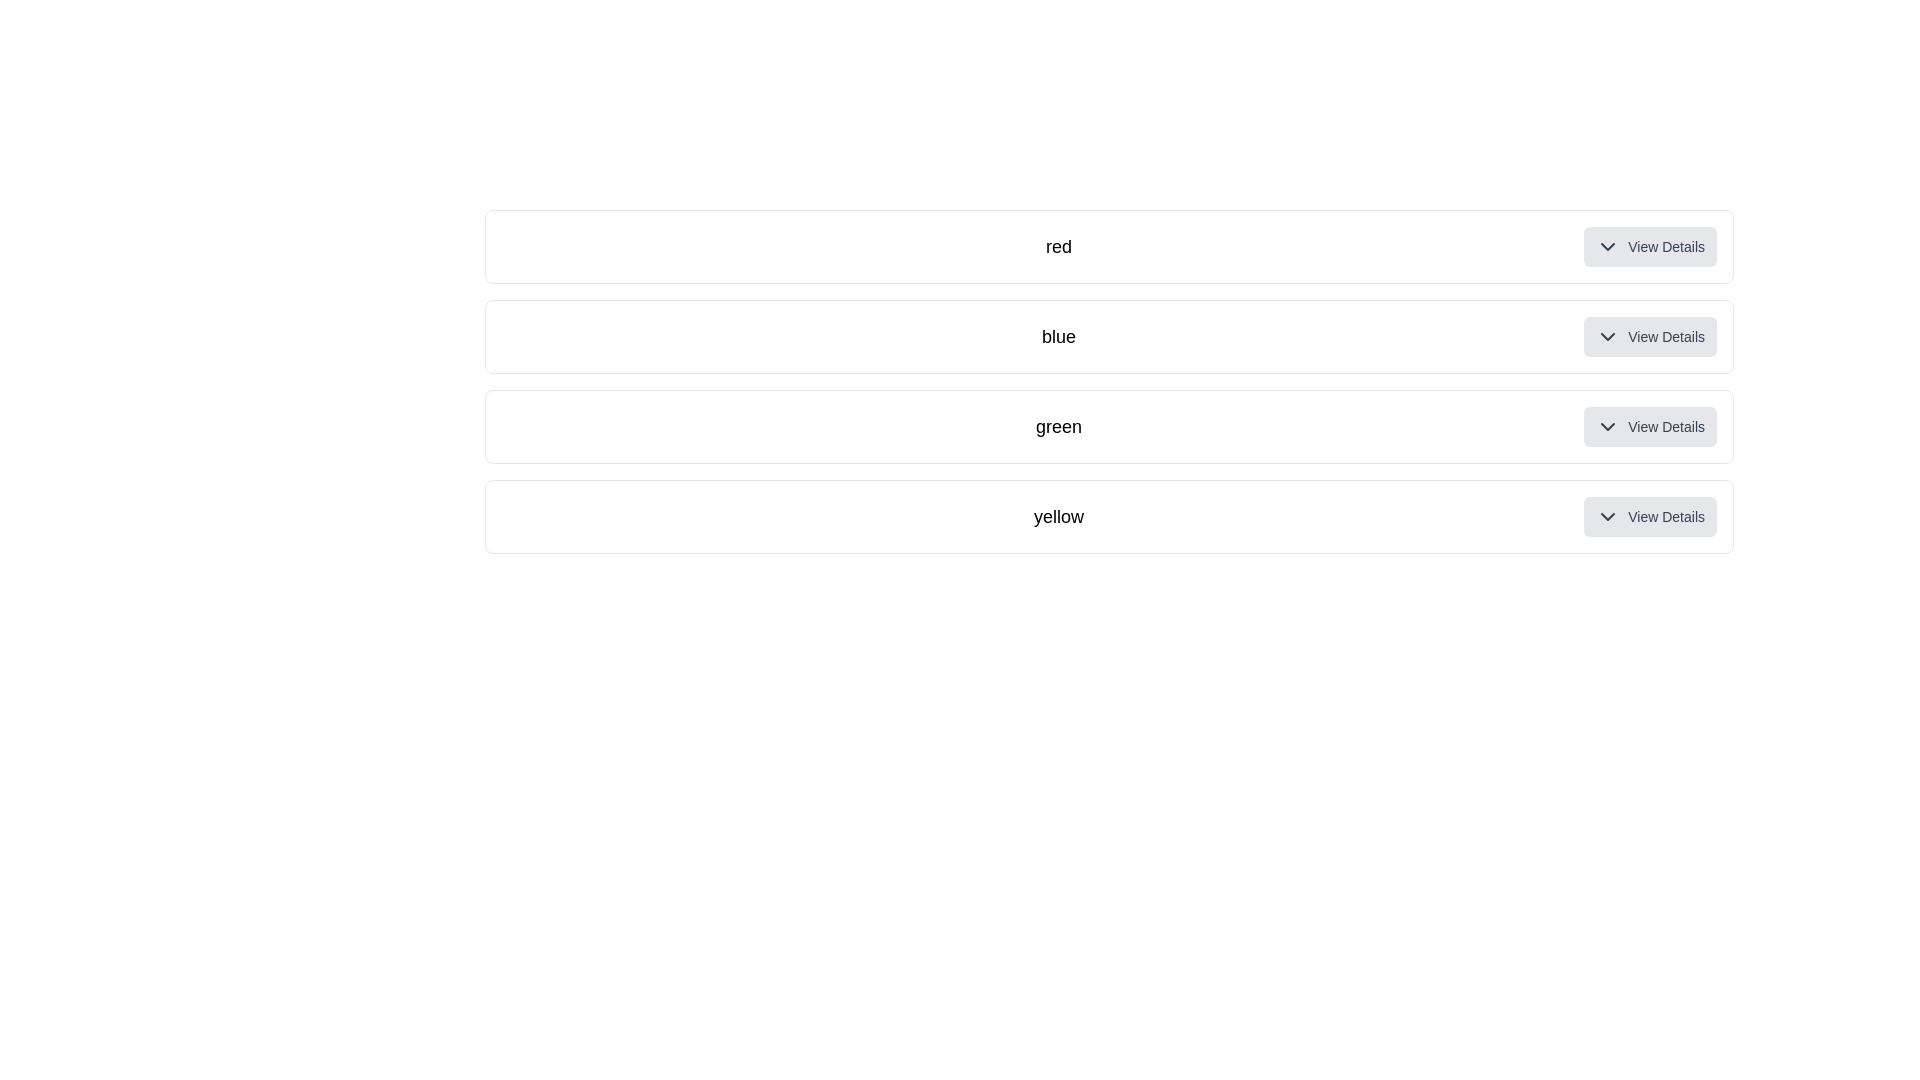  Describe the element at coordinates (1650, 335) in the screenshot. I see `the button that allows users to view additional details associated with 'blue', located on the right side of the second row in a vertically stacked layout` at that location.